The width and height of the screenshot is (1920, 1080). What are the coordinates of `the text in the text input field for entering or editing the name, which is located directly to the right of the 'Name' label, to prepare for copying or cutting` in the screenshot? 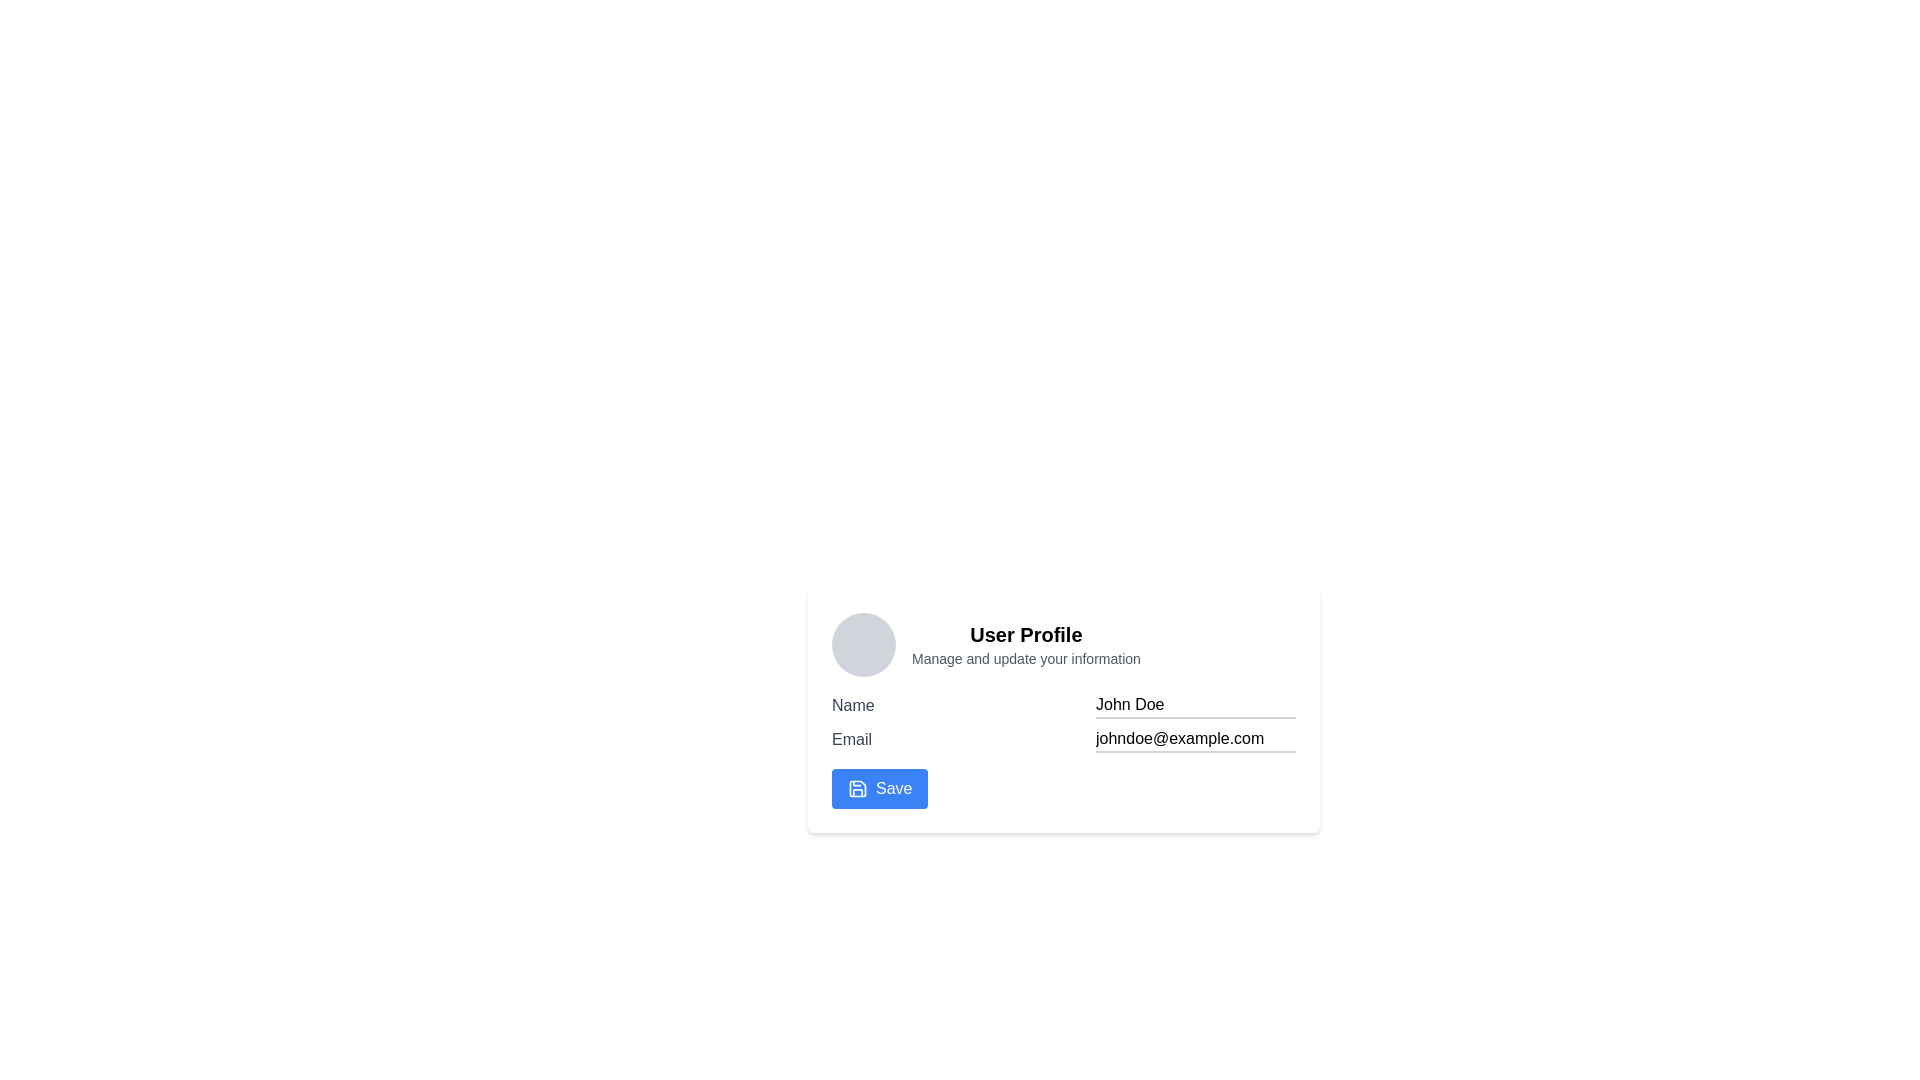 It's located at (1195, 704).